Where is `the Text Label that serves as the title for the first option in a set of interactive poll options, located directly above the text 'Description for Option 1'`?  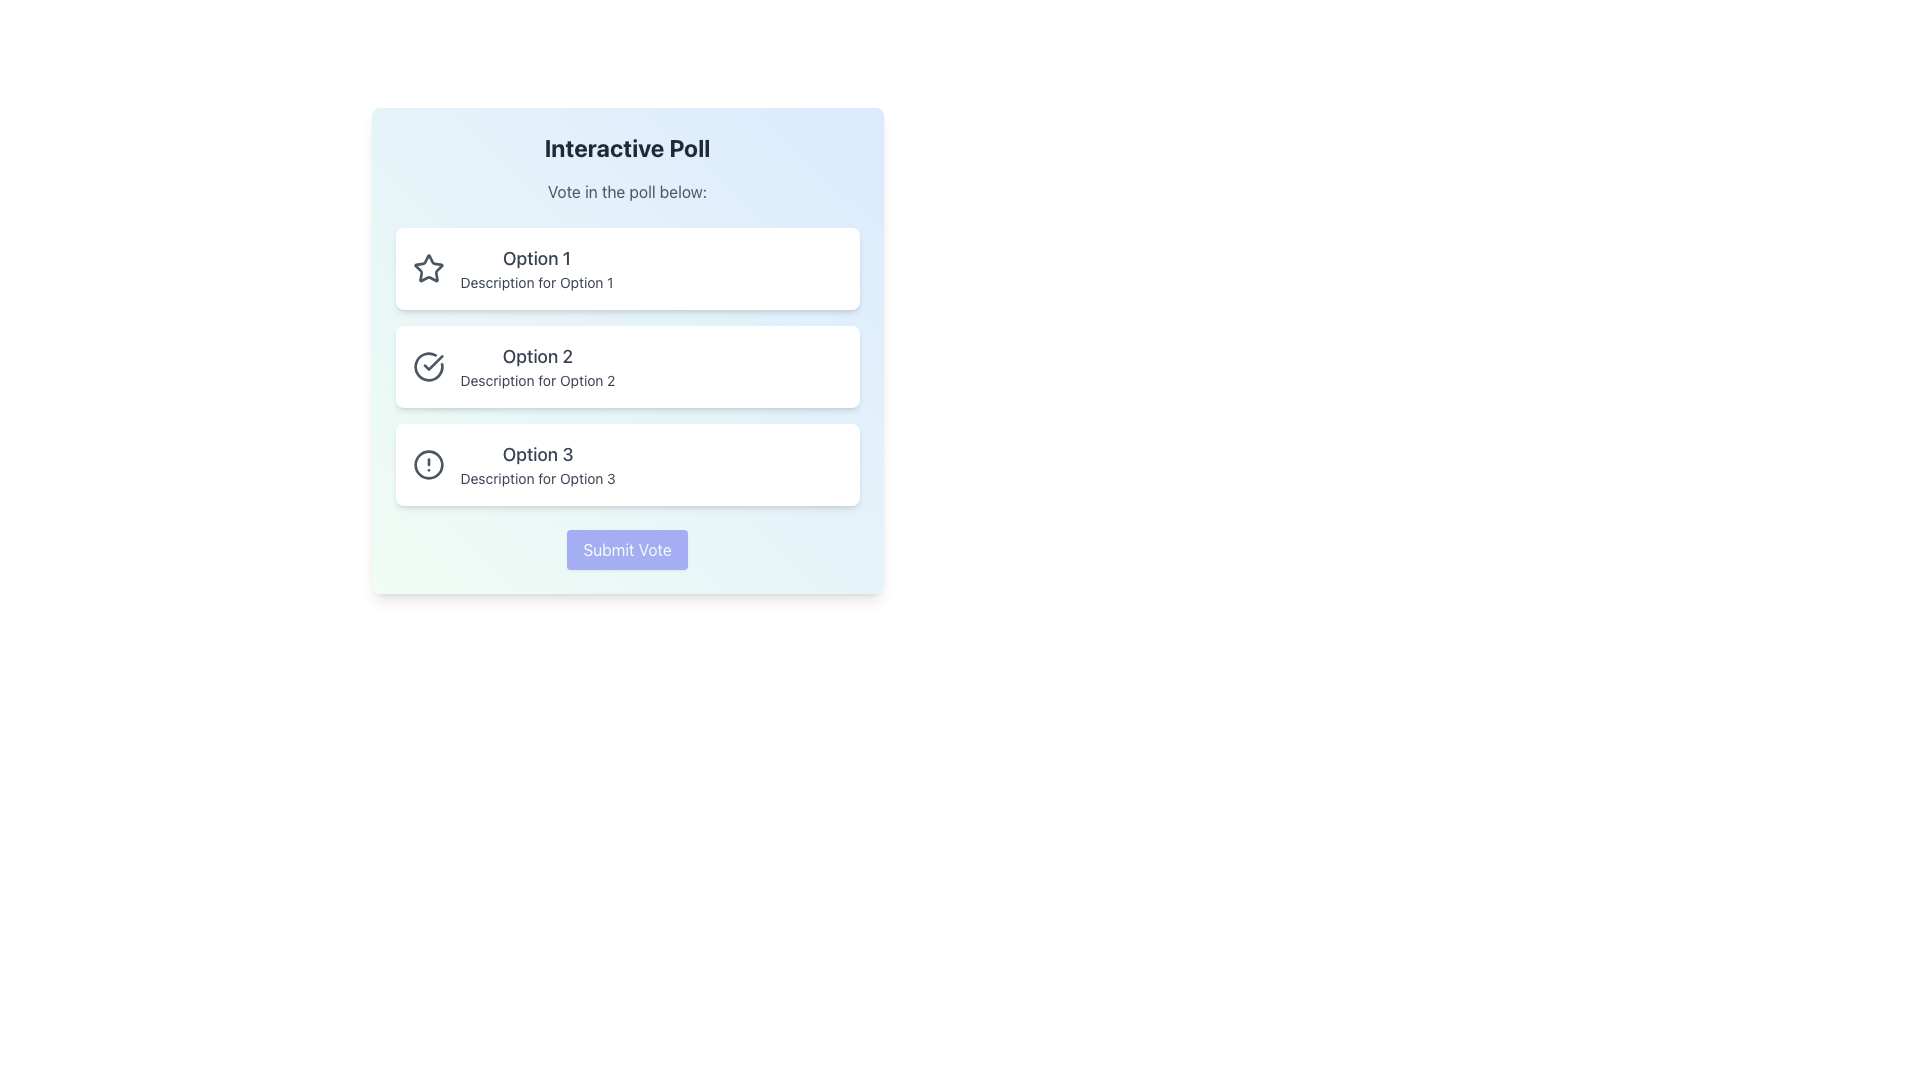
the Text Label that serves as the title for the first option in a set of interactive poll options, located directly above the text 'Description for Option 1' is located at coordinates (537, 257).